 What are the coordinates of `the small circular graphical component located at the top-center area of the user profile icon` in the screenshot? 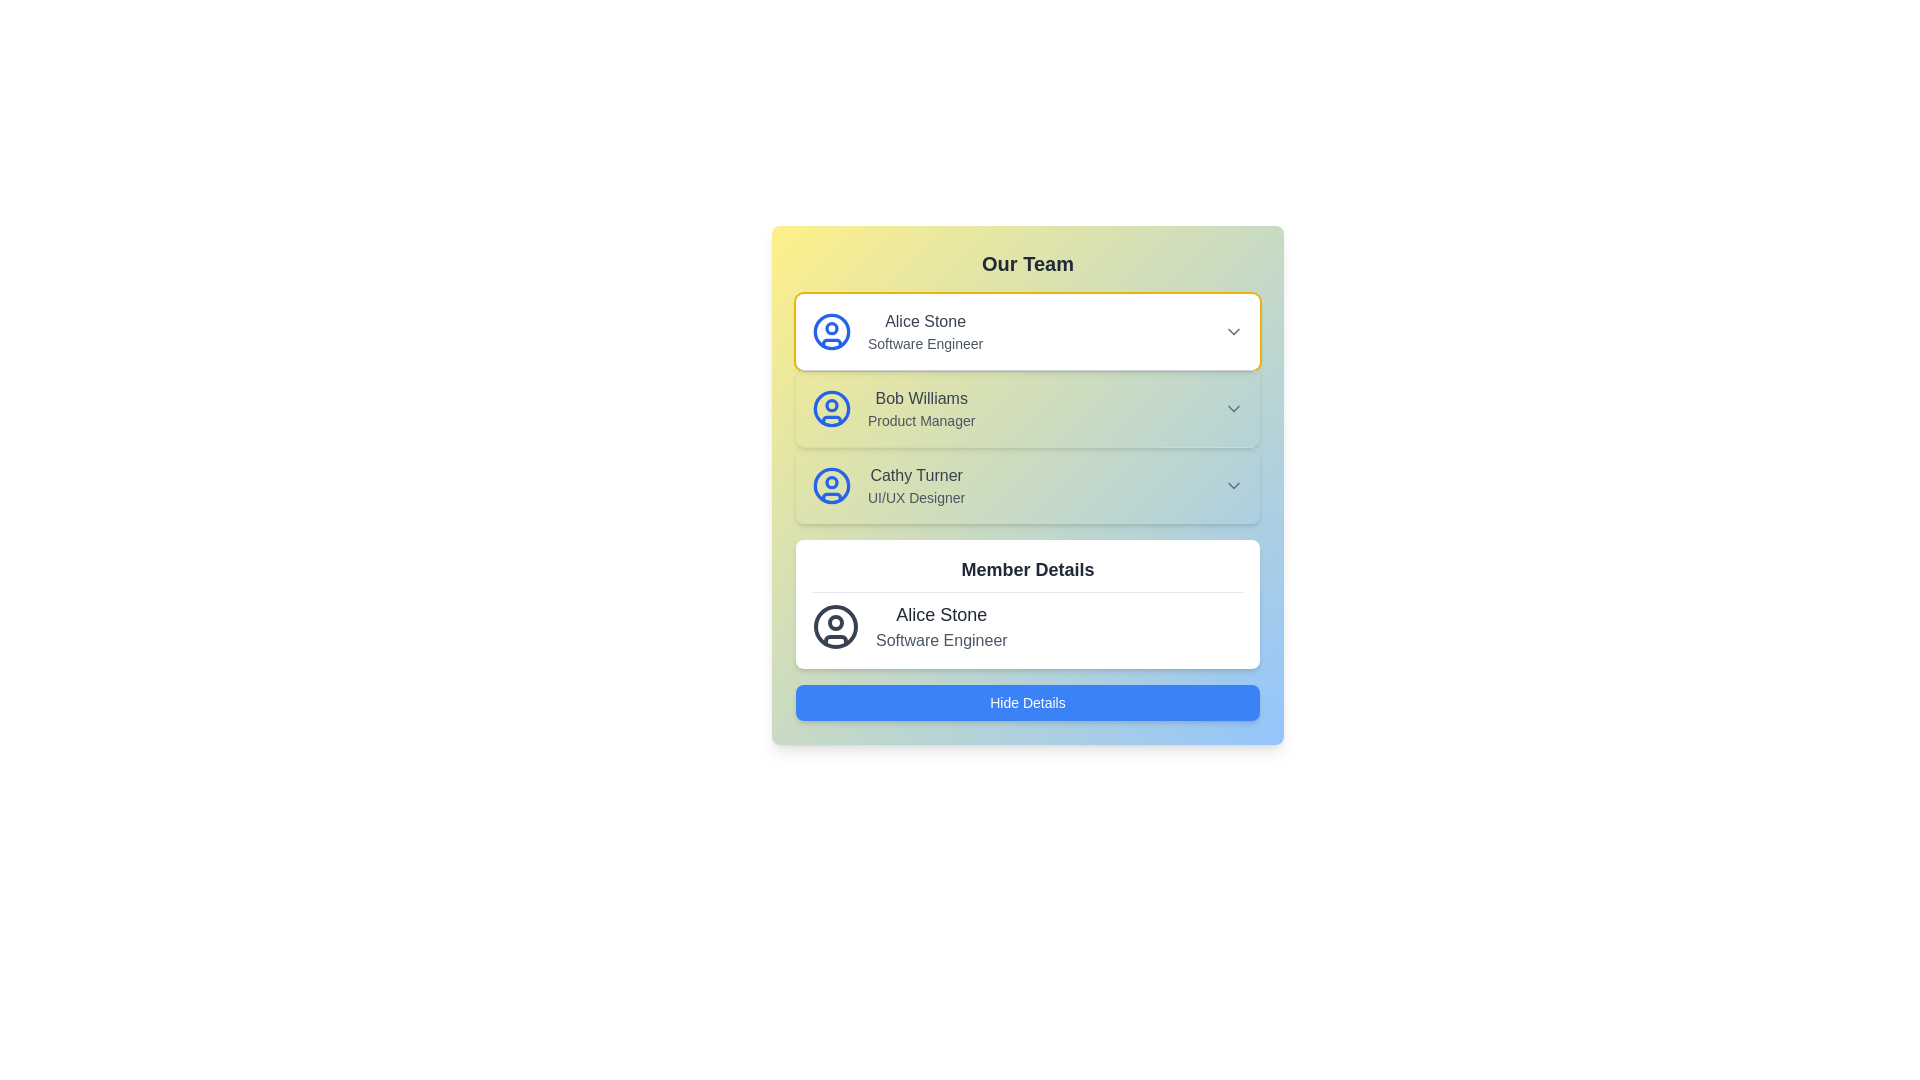 It's located at (835, 622).